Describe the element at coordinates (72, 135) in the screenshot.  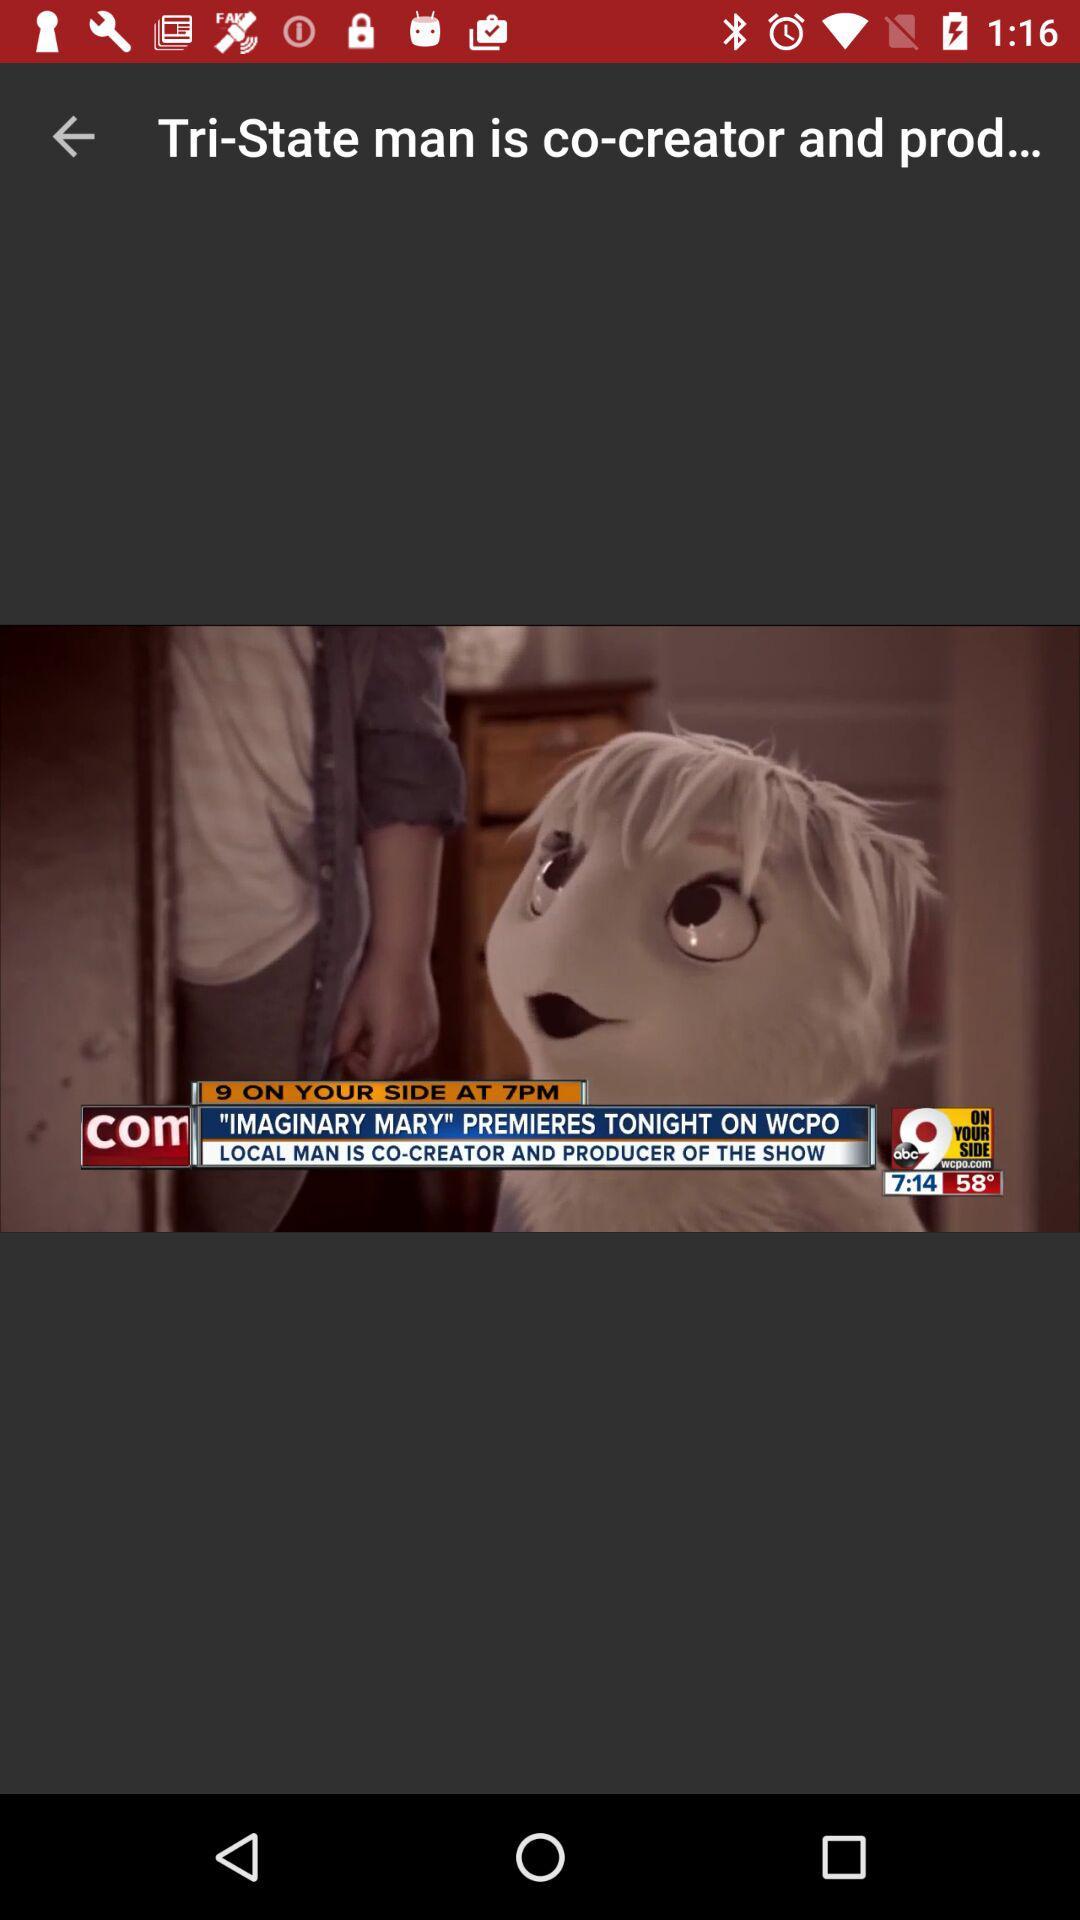
I see `the item to the left of tri state man item` at that location.